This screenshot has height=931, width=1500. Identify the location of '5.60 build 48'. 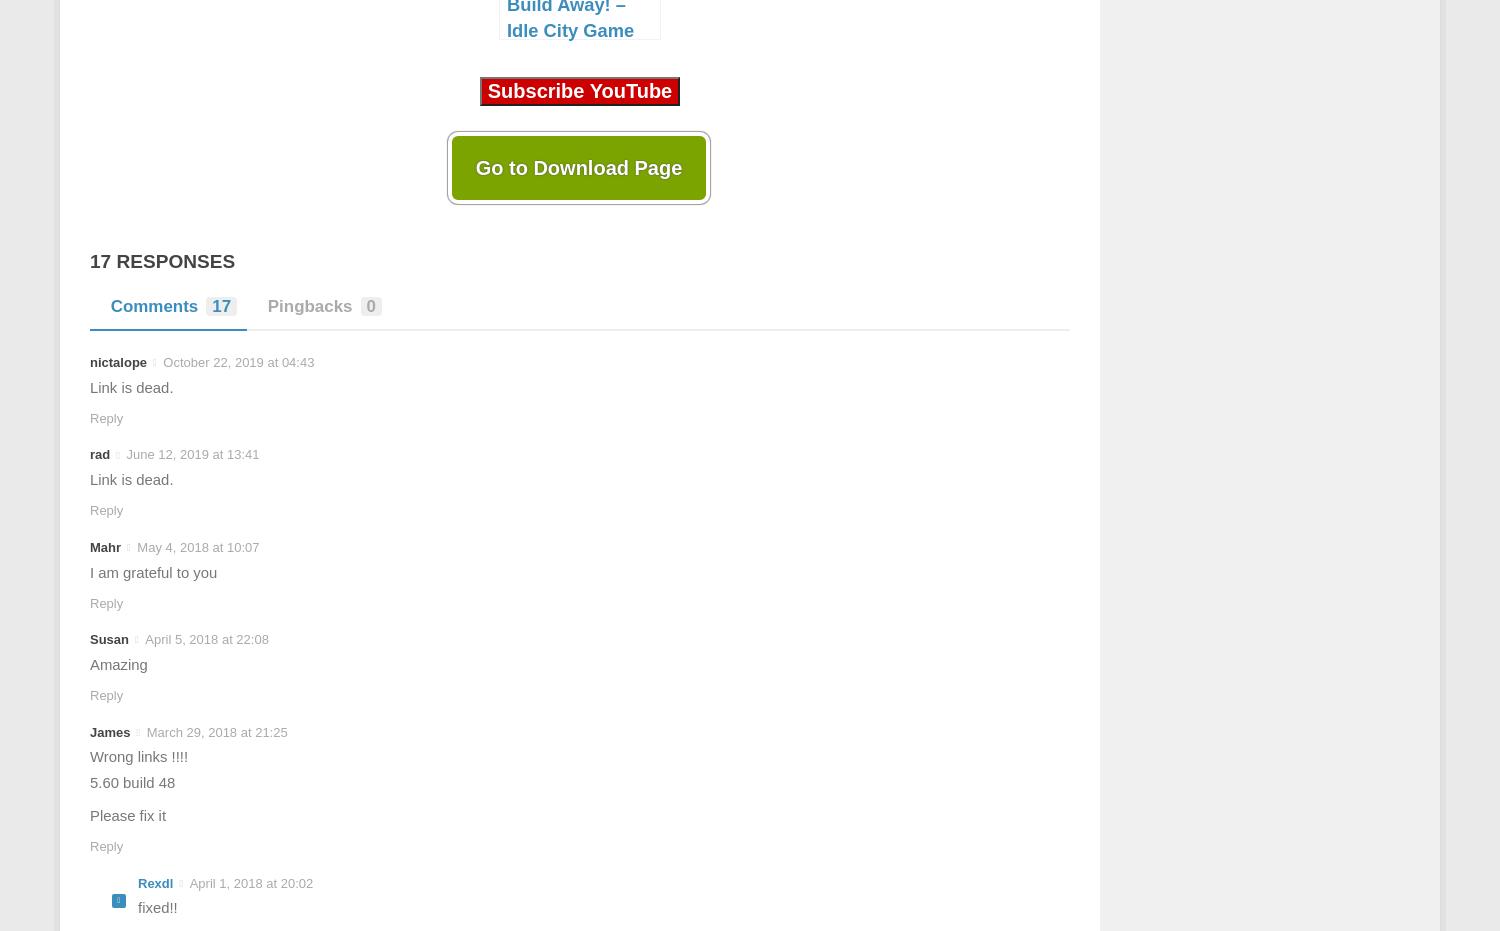
(89, 782).